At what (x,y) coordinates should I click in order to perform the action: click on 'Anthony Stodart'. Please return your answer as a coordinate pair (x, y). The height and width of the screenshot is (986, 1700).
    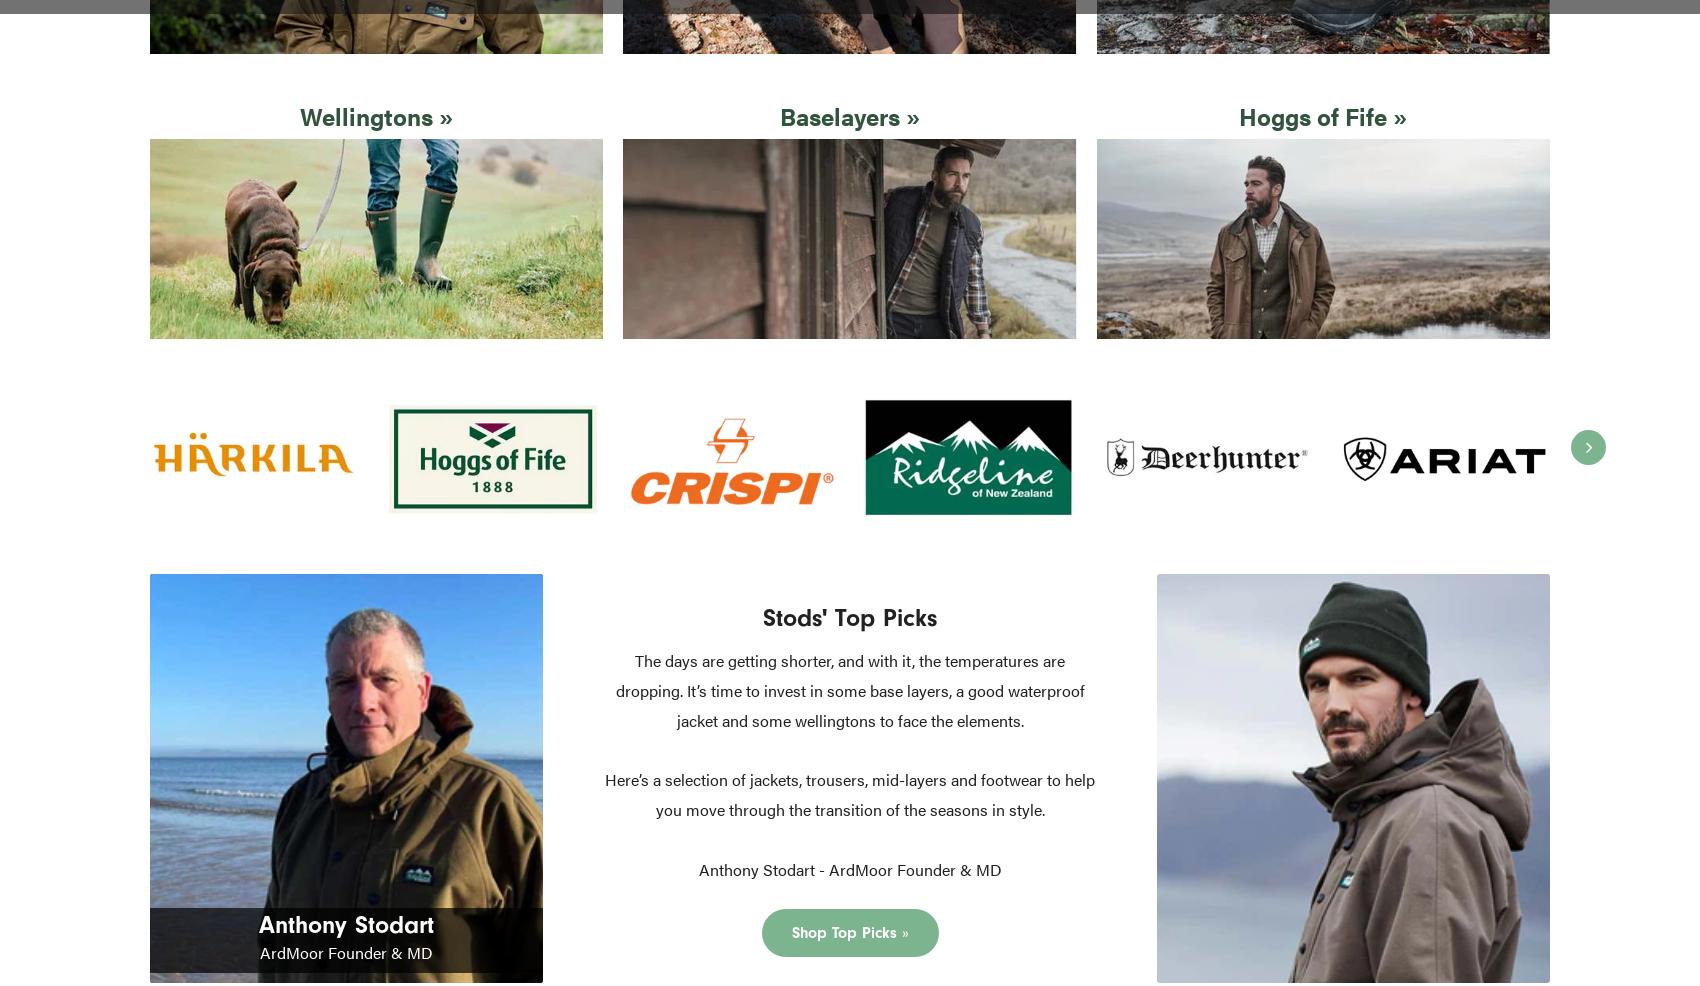
    Looking at the image, I should click on (259, 924).